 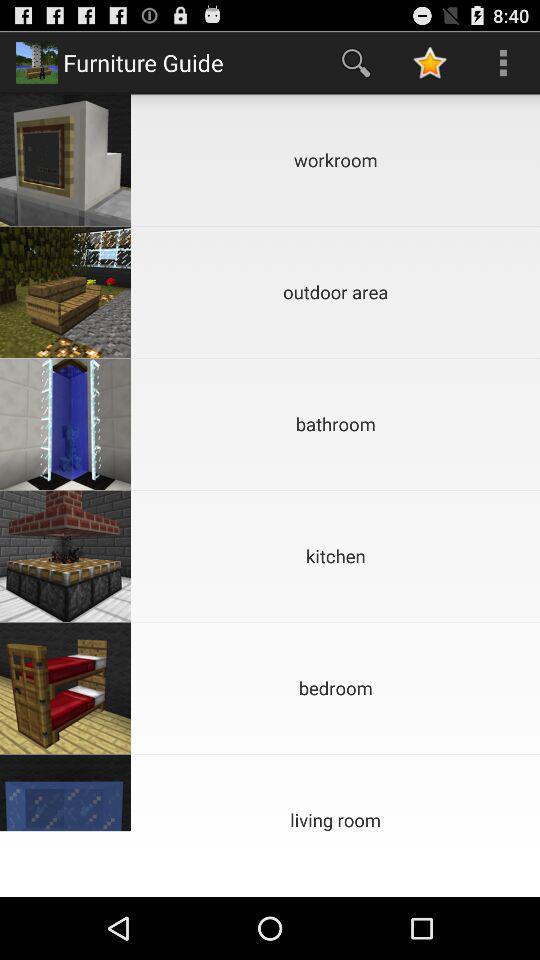 I want to click on app above the workroom, so click(x=502, y=62).